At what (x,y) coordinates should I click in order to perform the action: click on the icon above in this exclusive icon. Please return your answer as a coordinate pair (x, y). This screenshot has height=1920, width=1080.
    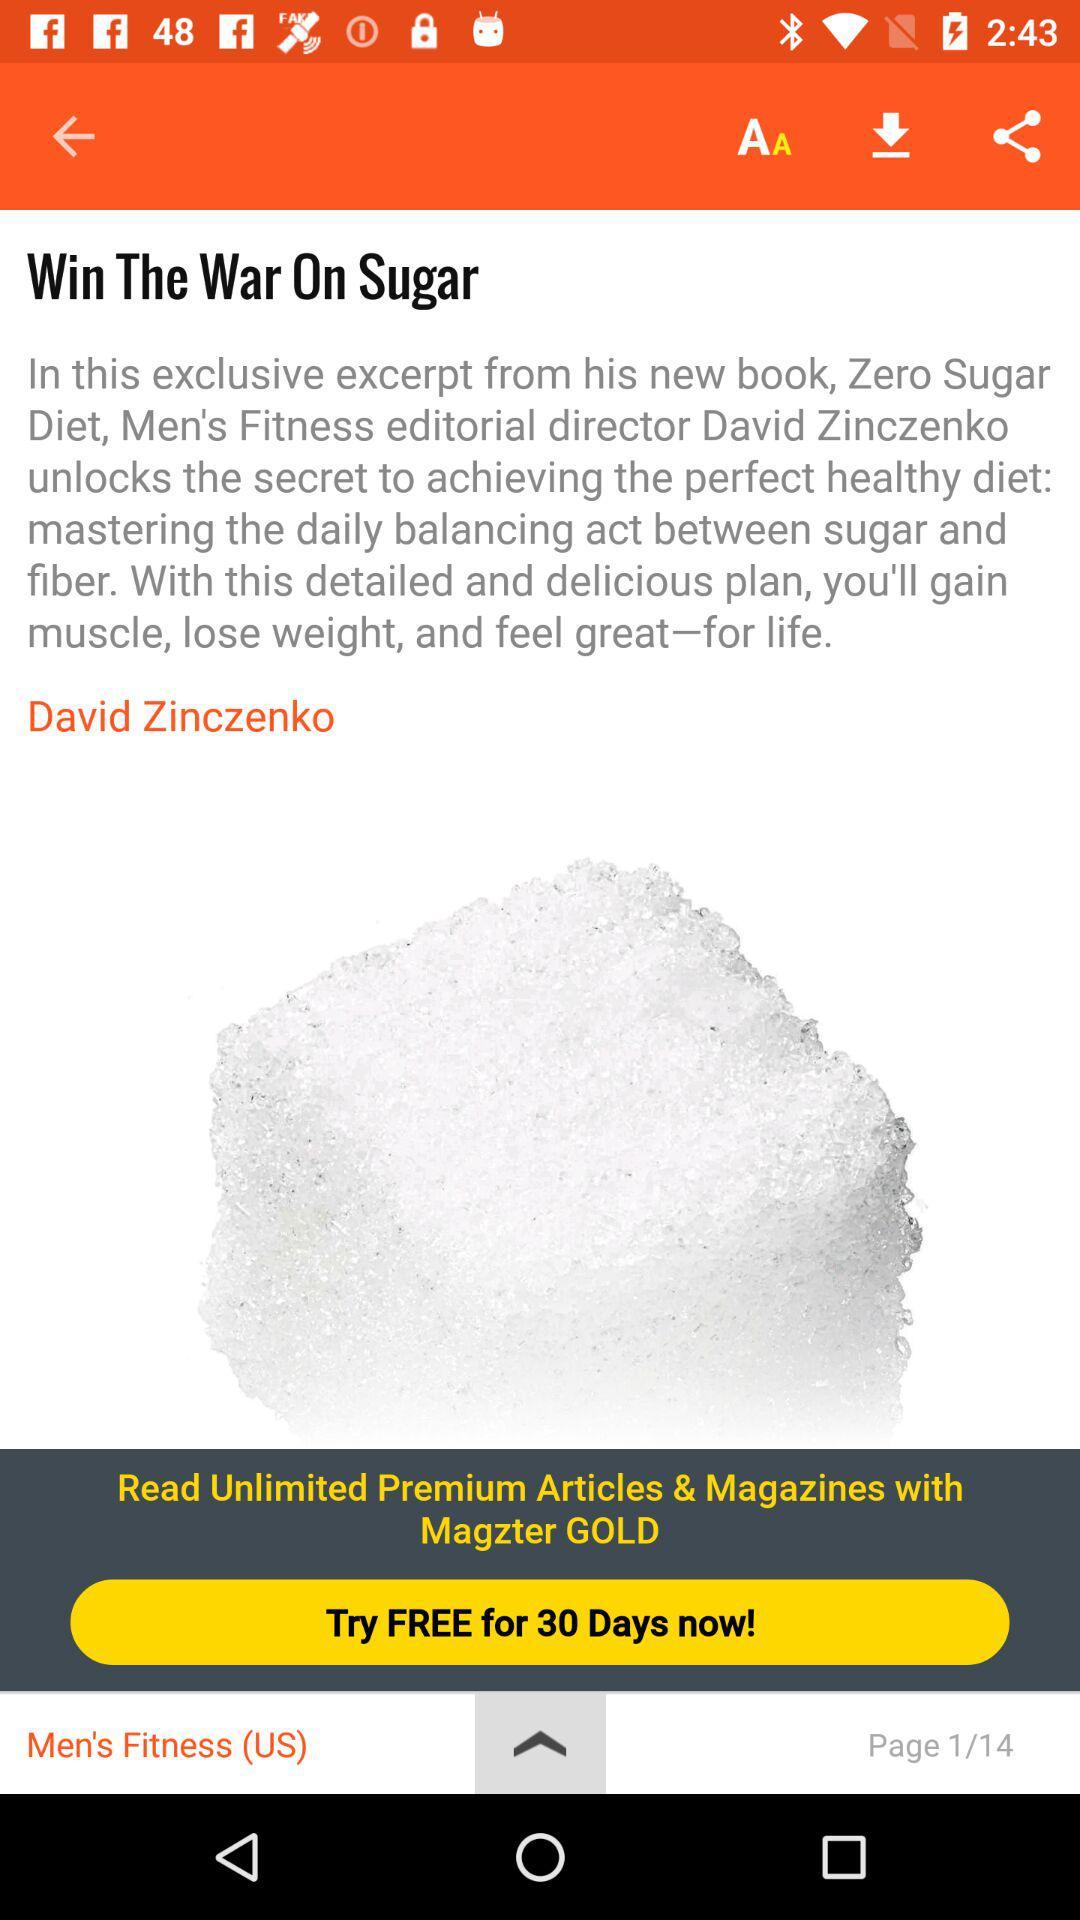
    Looking at the image, I should click on (890, 135).